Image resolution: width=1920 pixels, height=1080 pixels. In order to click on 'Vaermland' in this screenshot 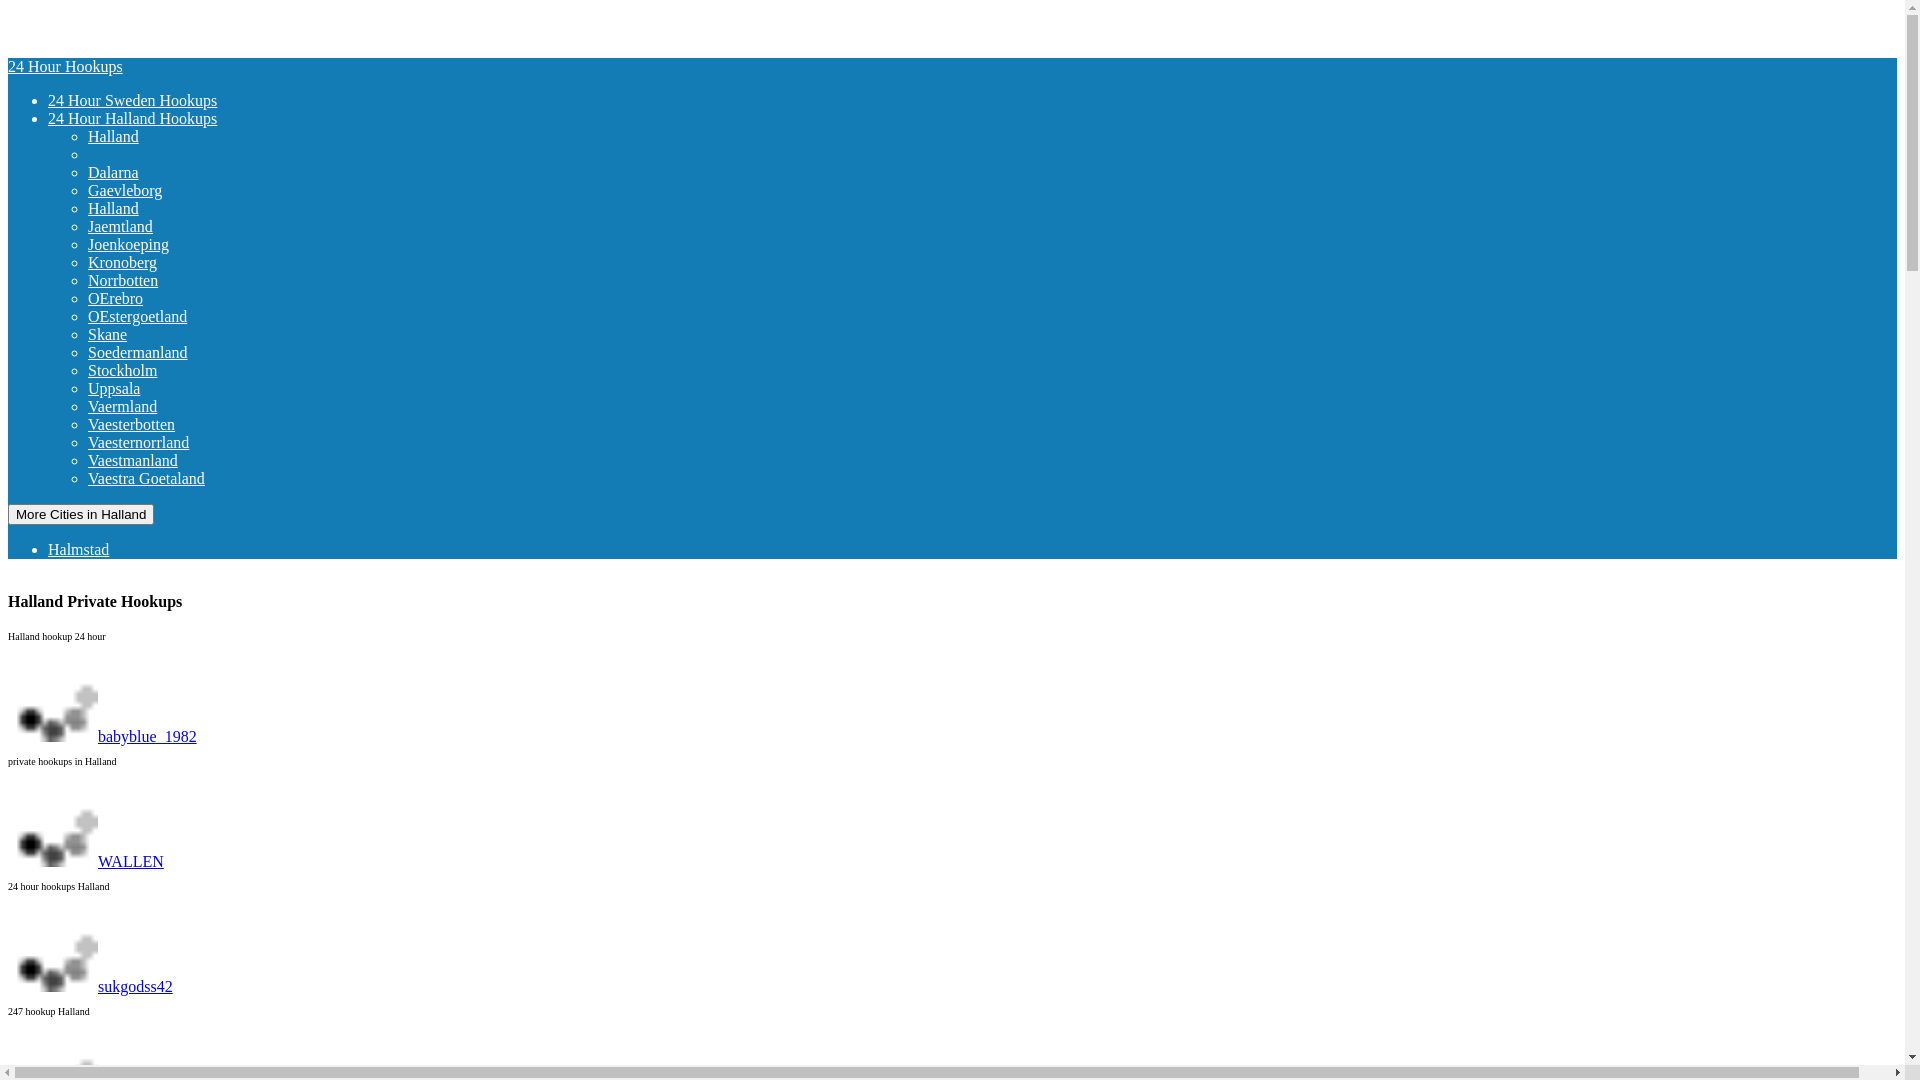, I will do `click(156, 405)`.